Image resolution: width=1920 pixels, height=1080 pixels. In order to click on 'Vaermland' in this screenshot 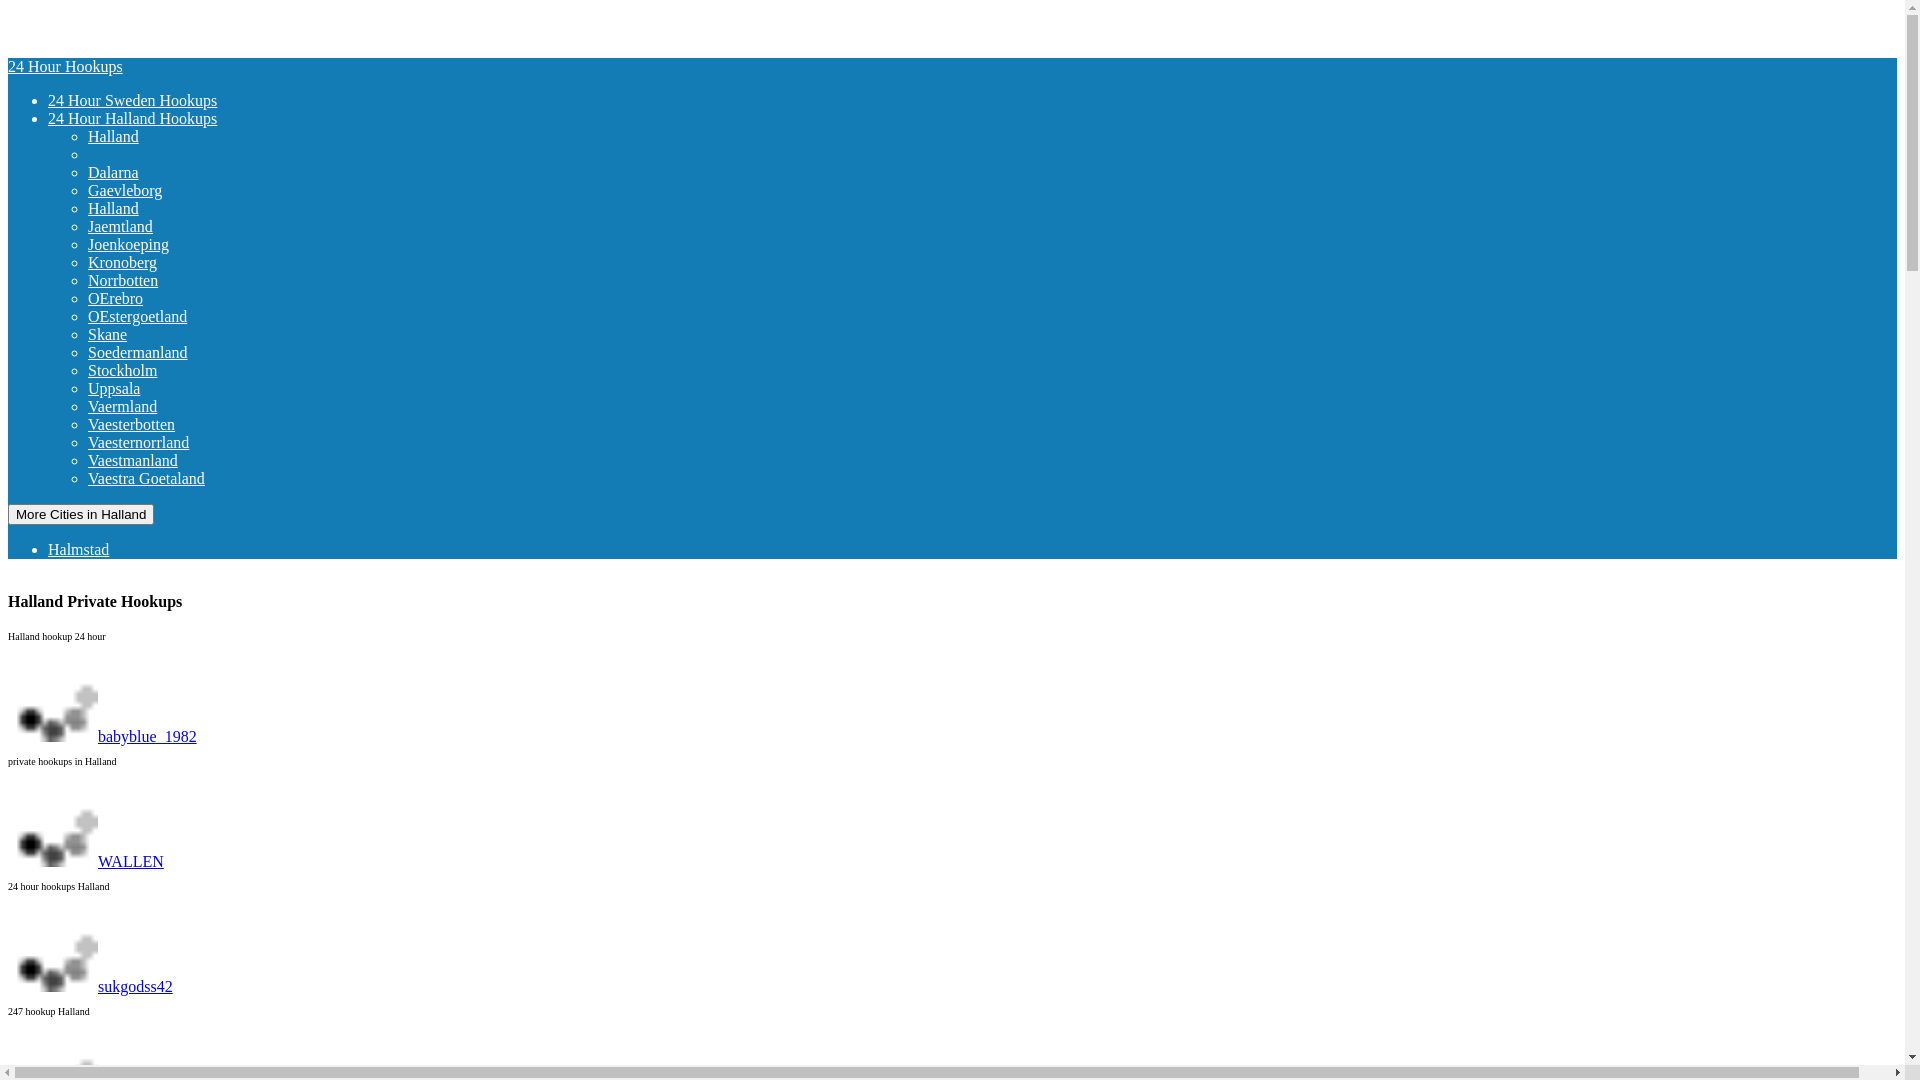, I will do `click(156, 405)`.